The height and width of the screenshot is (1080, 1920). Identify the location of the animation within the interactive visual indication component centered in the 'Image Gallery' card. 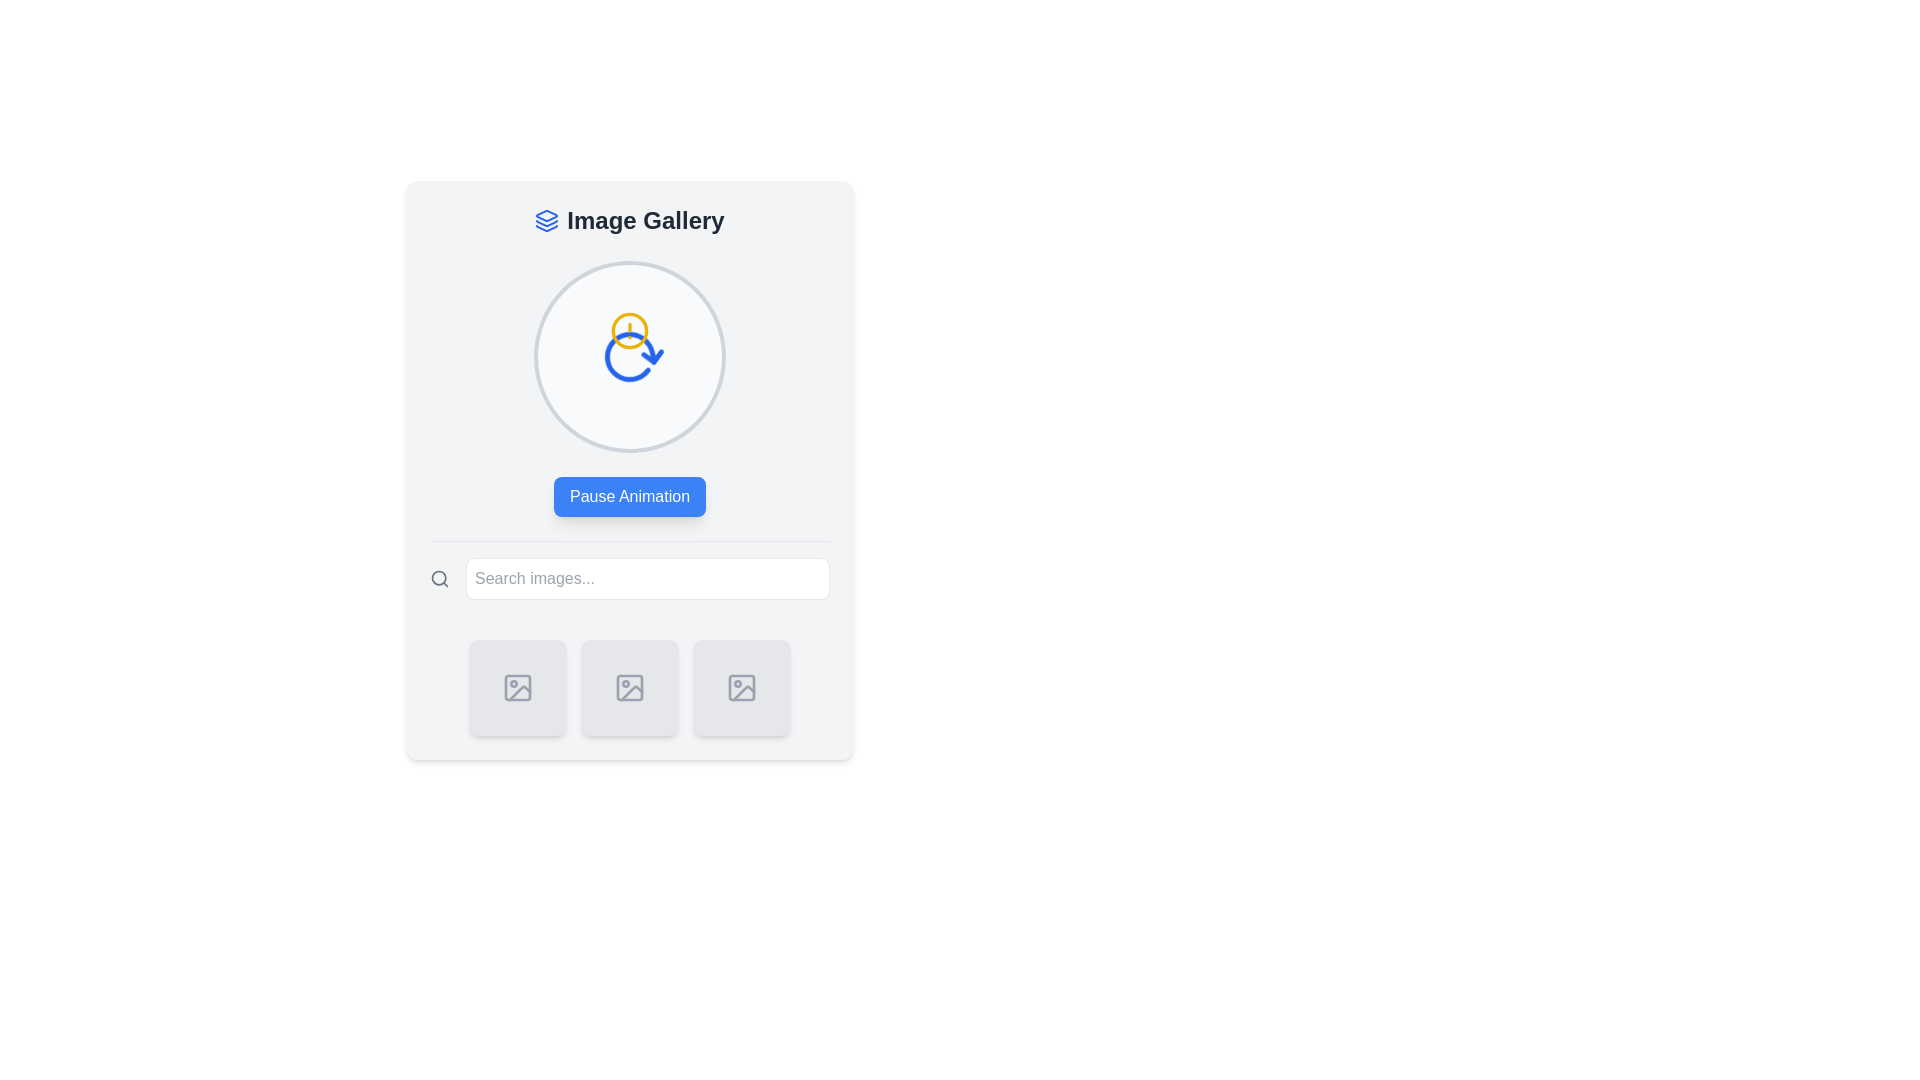
(628, 356).